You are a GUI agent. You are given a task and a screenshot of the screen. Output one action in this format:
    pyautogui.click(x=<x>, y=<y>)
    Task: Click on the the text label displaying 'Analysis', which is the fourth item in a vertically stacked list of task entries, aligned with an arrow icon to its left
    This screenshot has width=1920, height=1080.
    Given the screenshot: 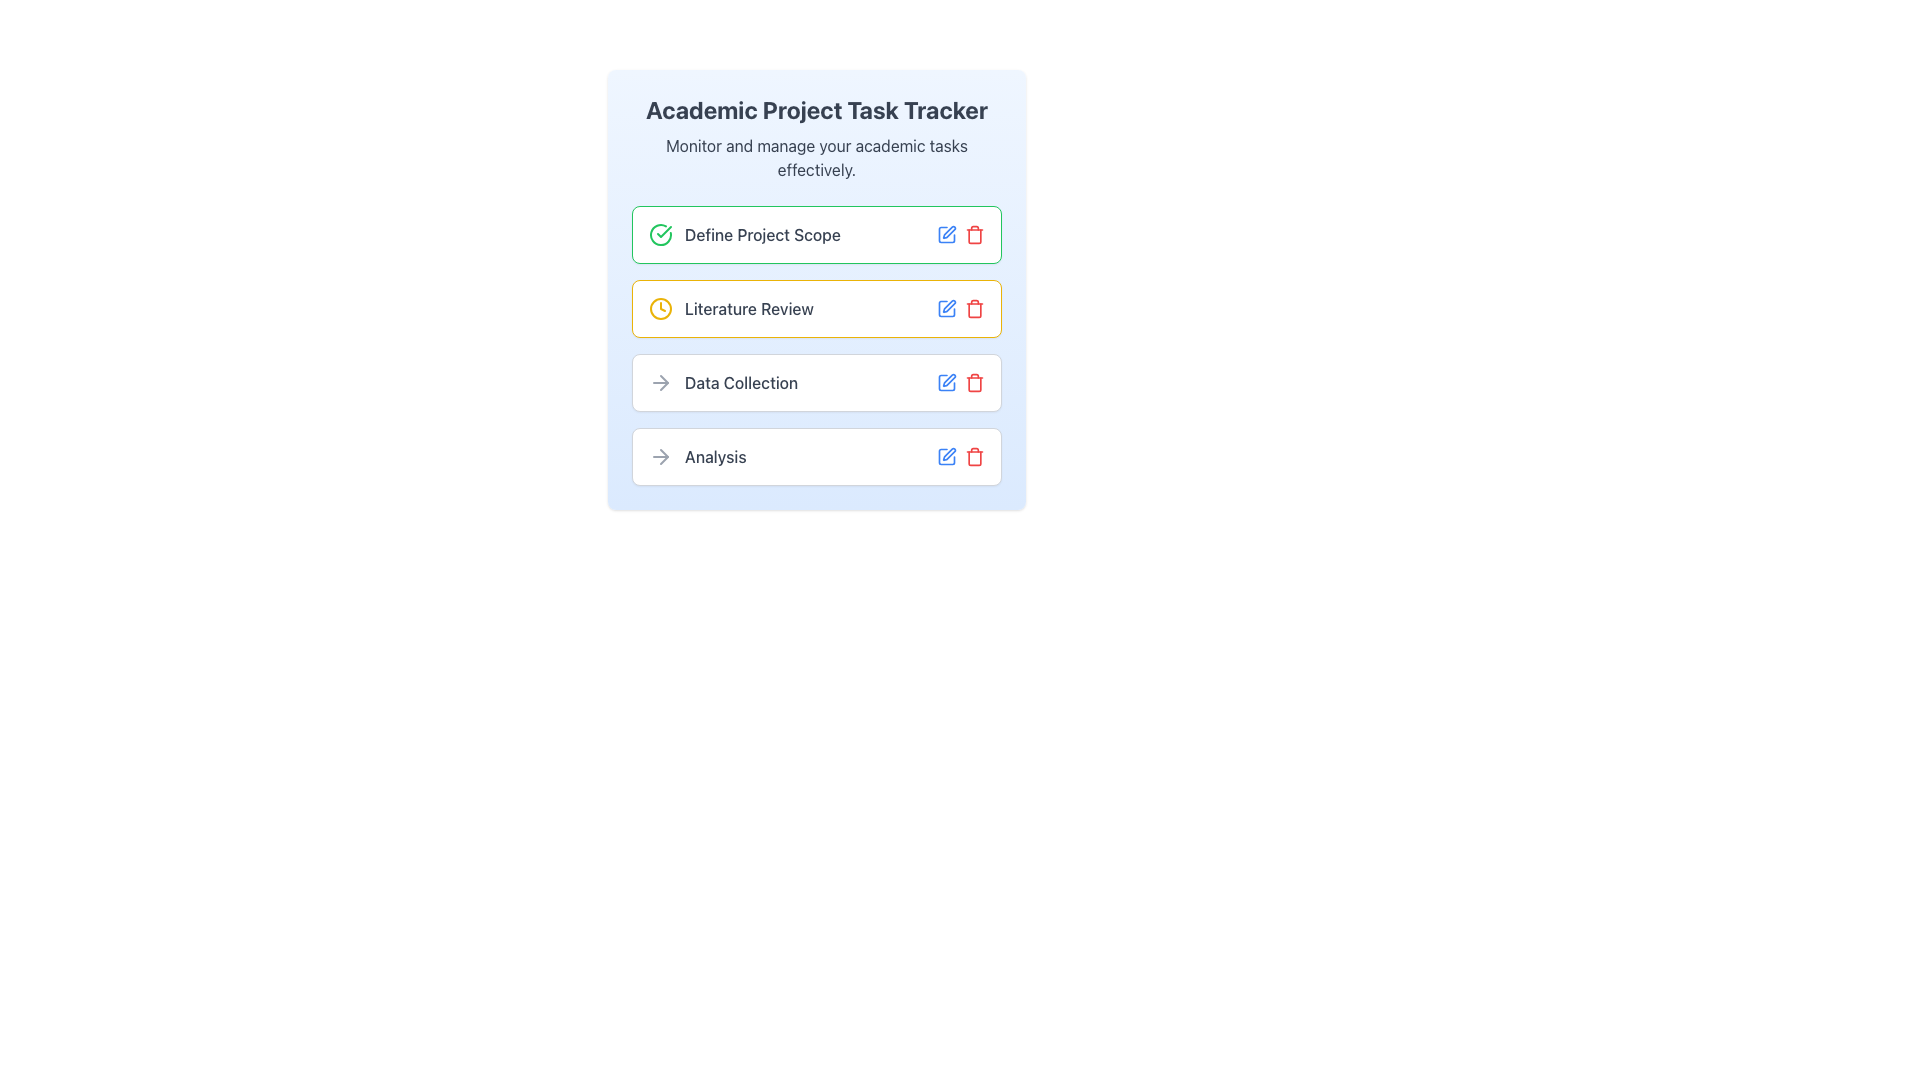 What is the action you would take?
    pyautogui.click(x=715, y=456)
    